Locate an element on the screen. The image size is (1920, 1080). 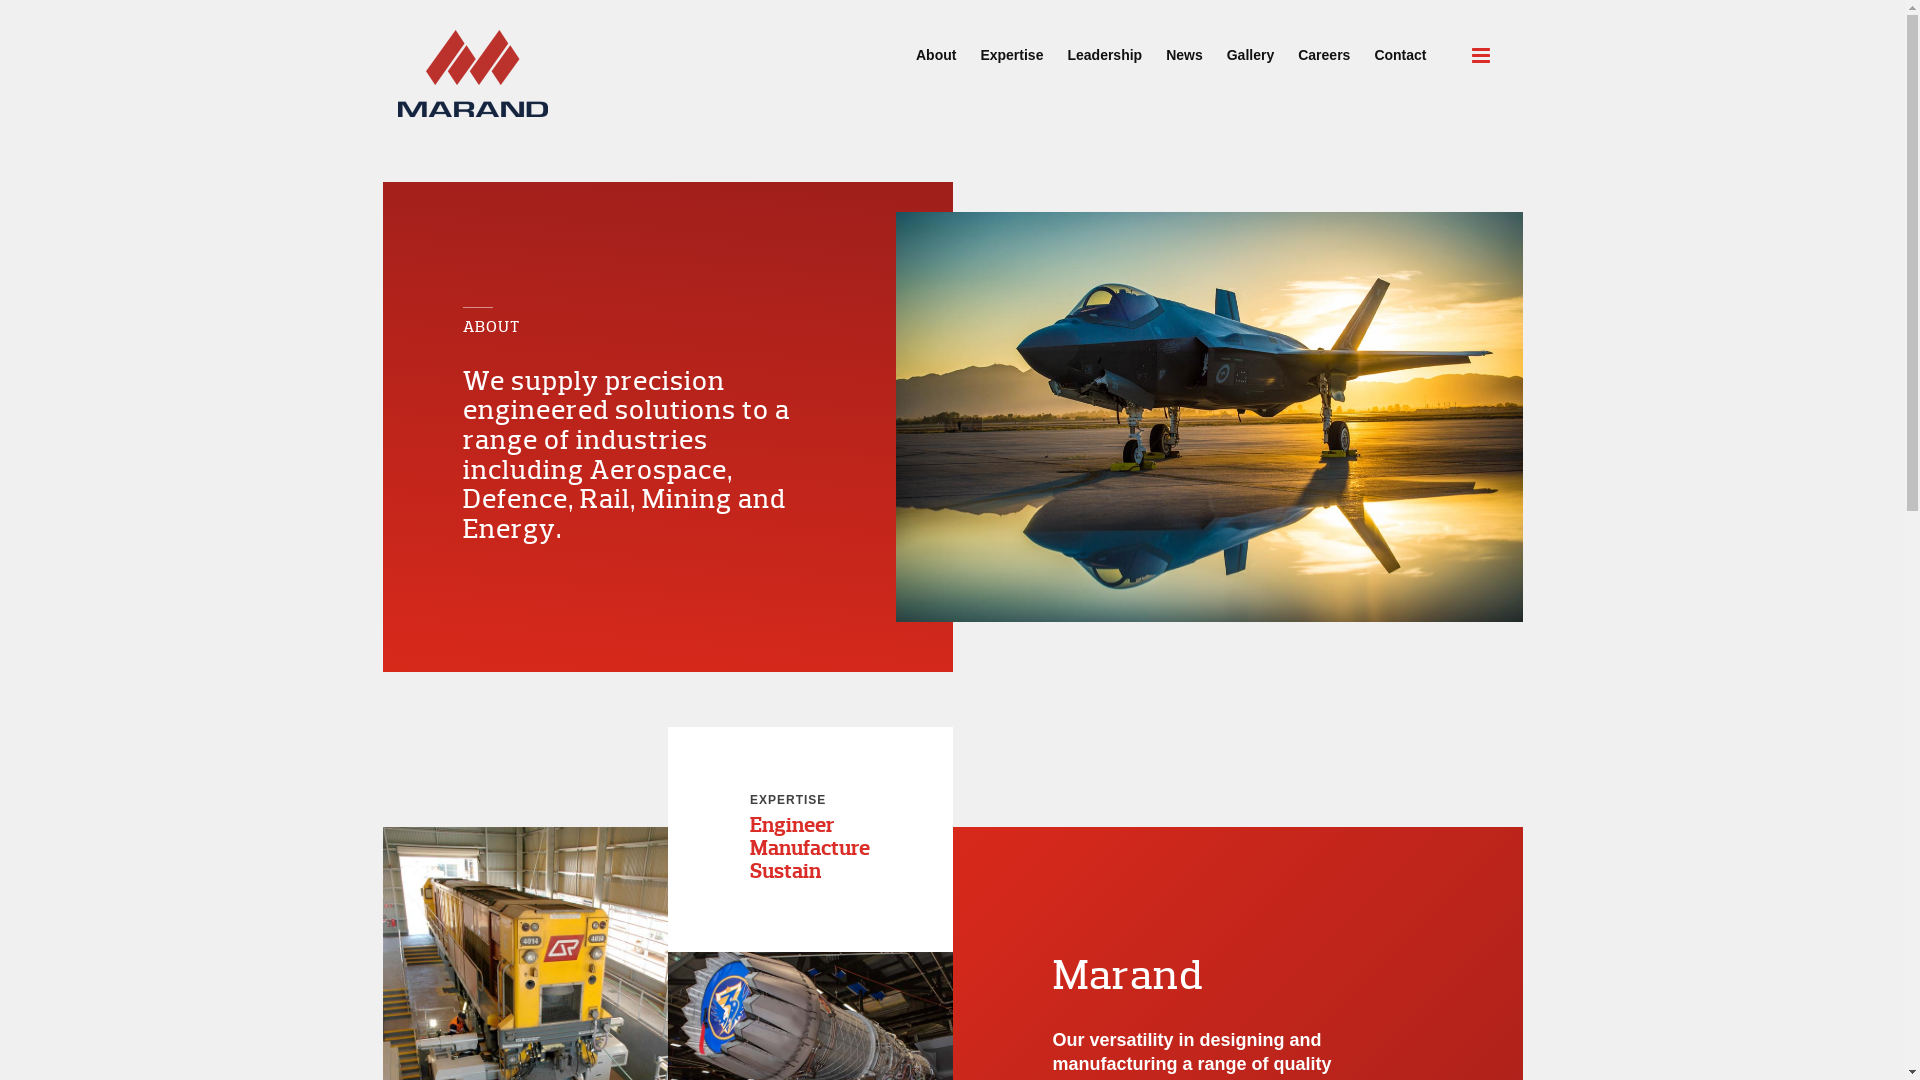
'Sustain' is located at coordinates (784, 870).